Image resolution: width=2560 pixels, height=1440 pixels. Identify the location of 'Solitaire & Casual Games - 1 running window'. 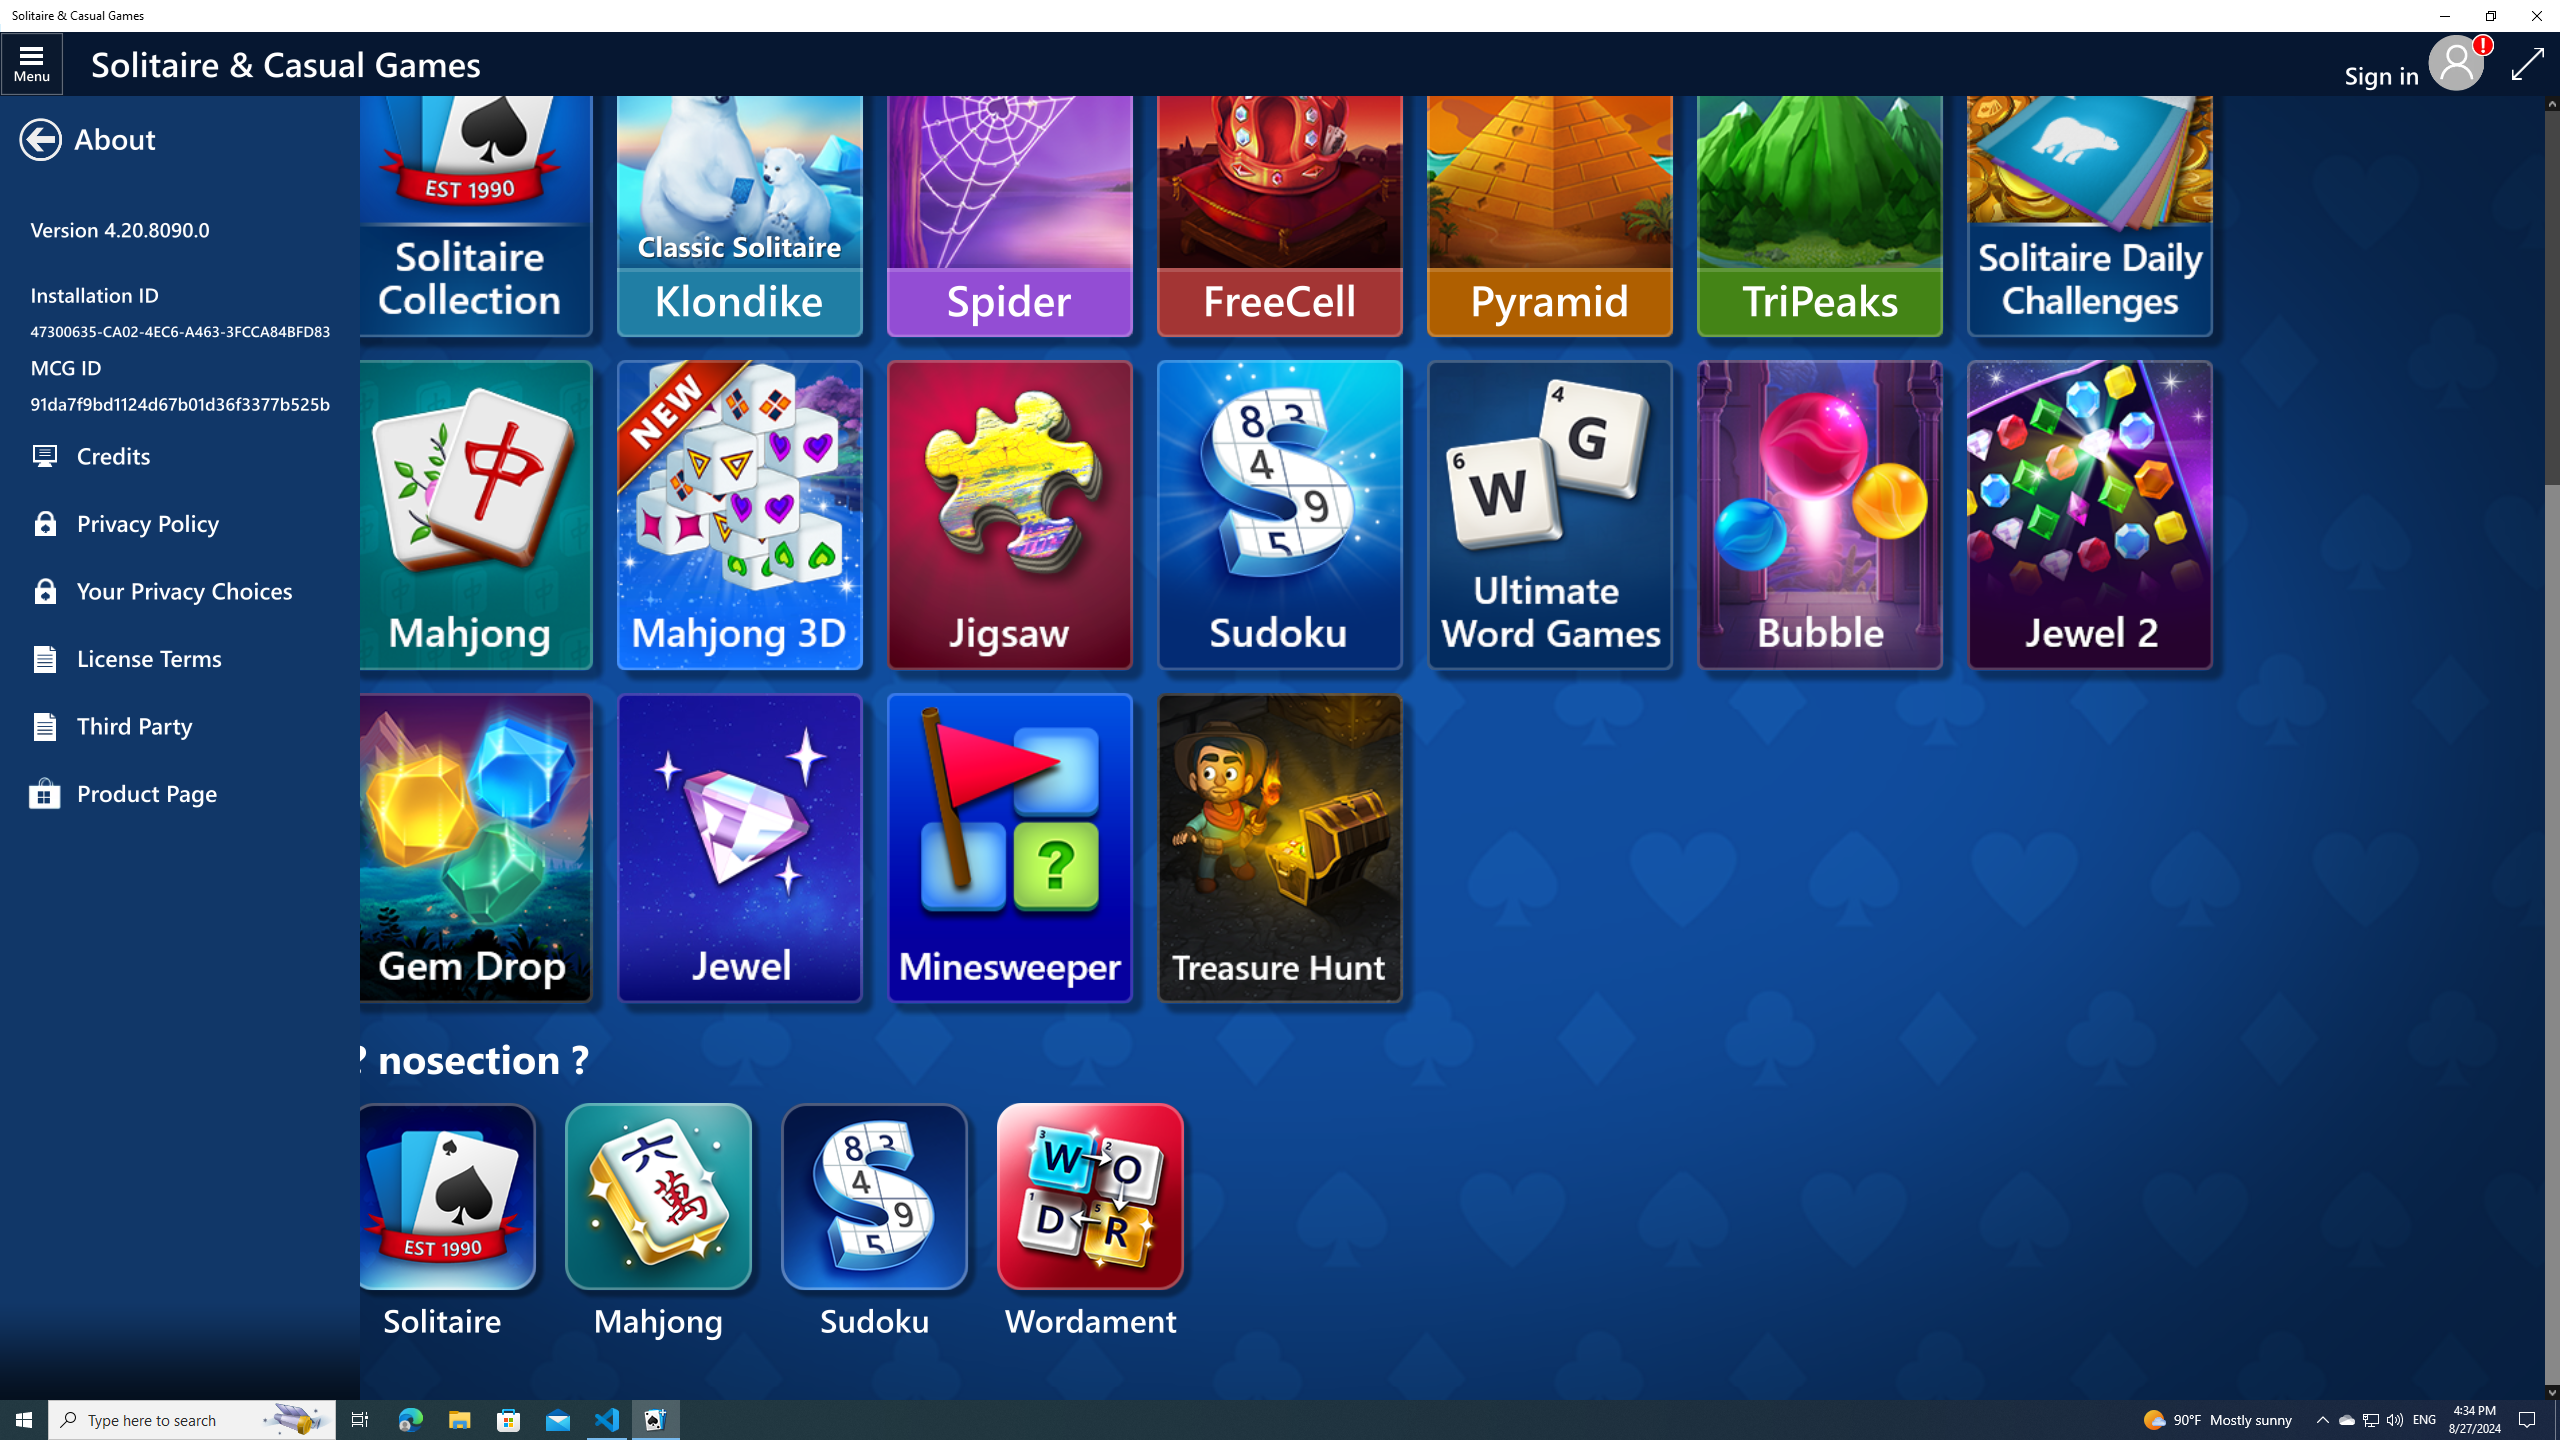
(656, 1418).